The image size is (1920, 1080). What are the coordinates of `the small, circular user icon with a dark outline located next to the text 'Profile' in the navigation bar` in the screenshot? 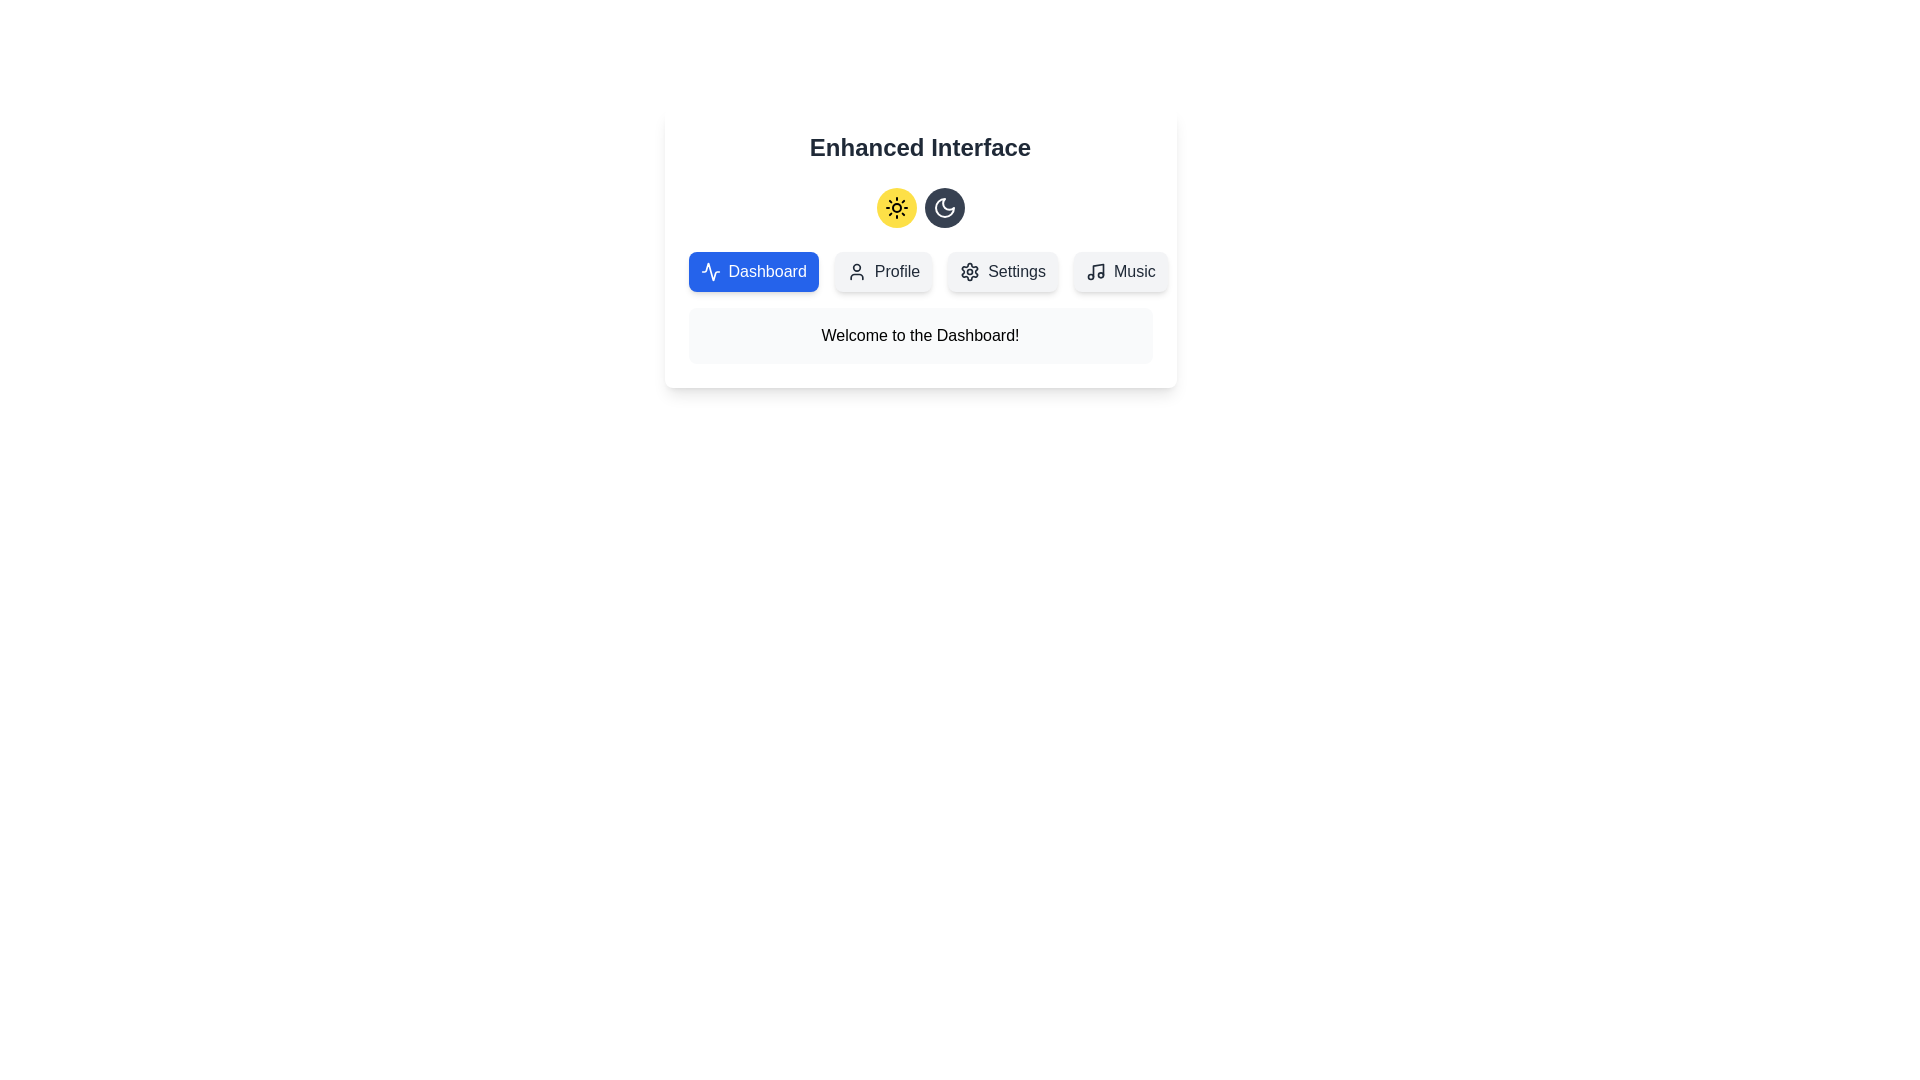 It's located at (856, 272).